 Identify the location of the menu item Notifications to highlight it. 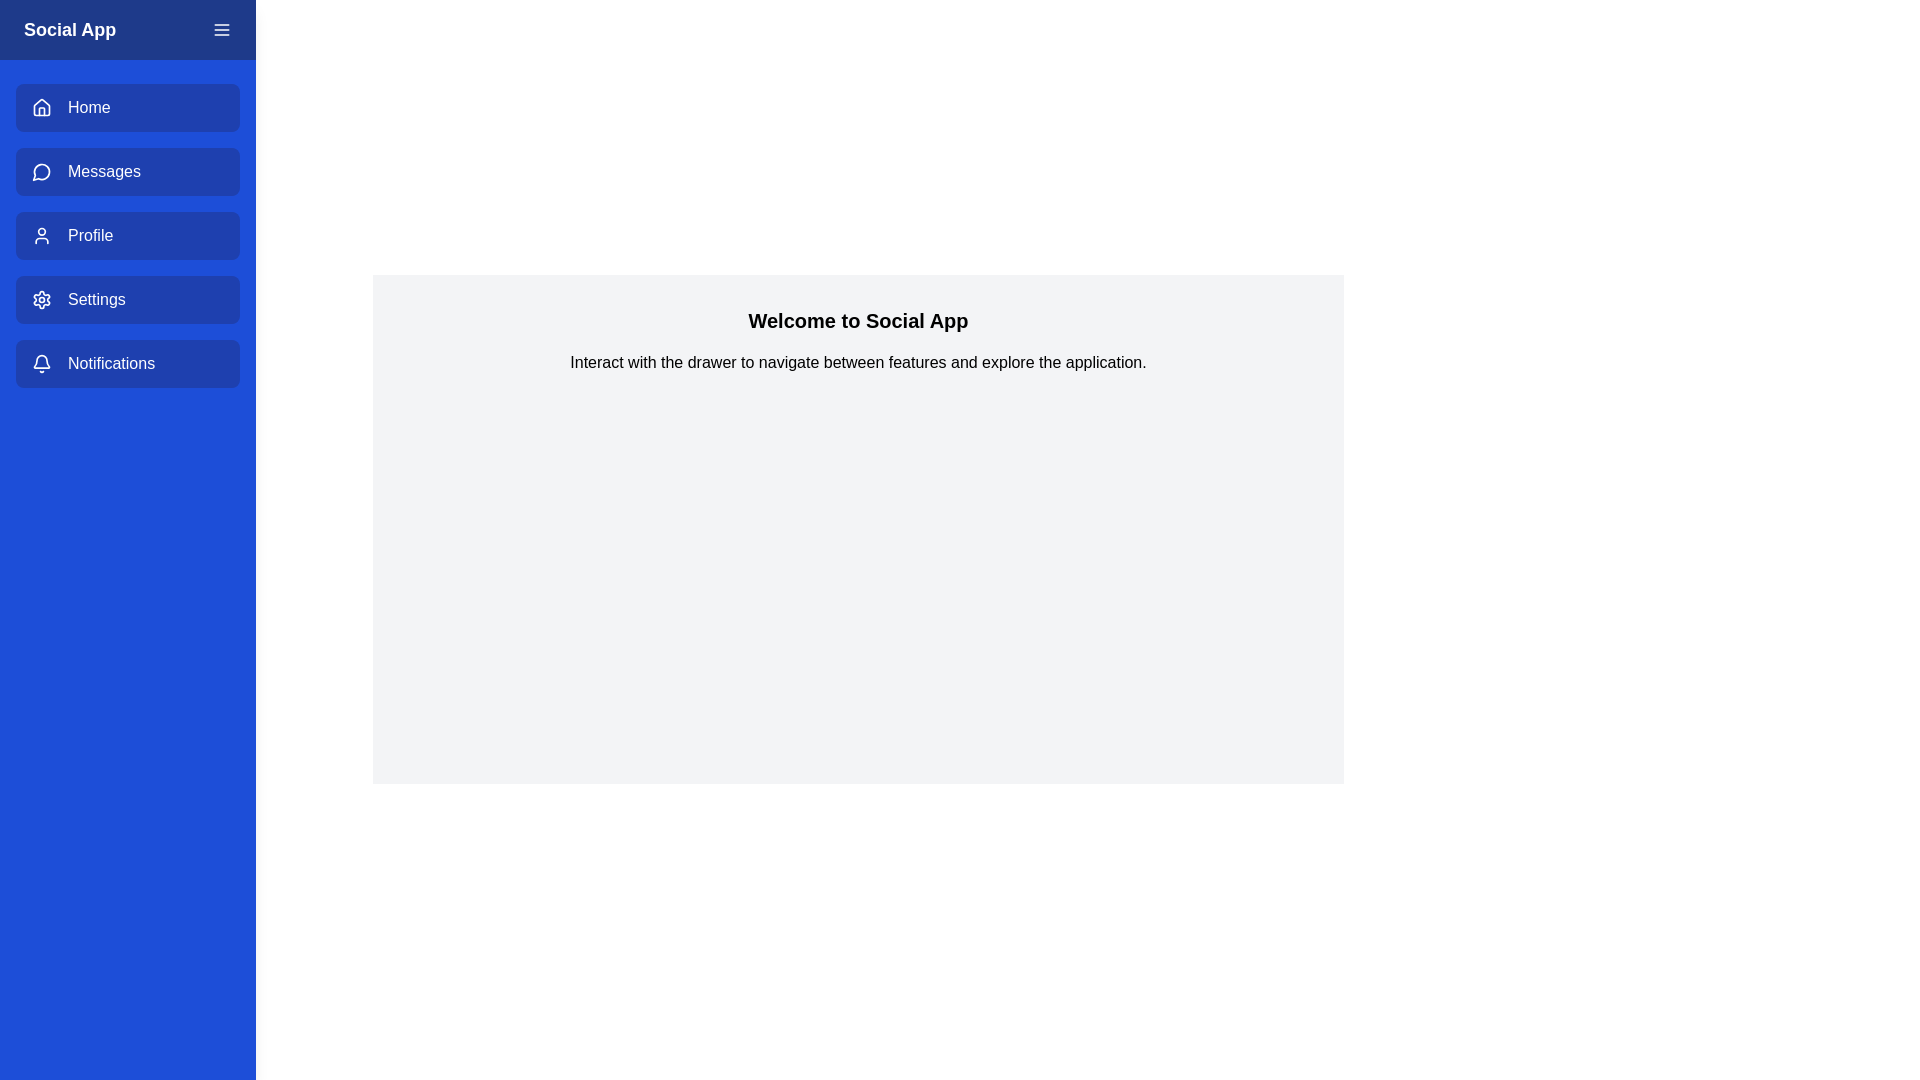
(127, 363).